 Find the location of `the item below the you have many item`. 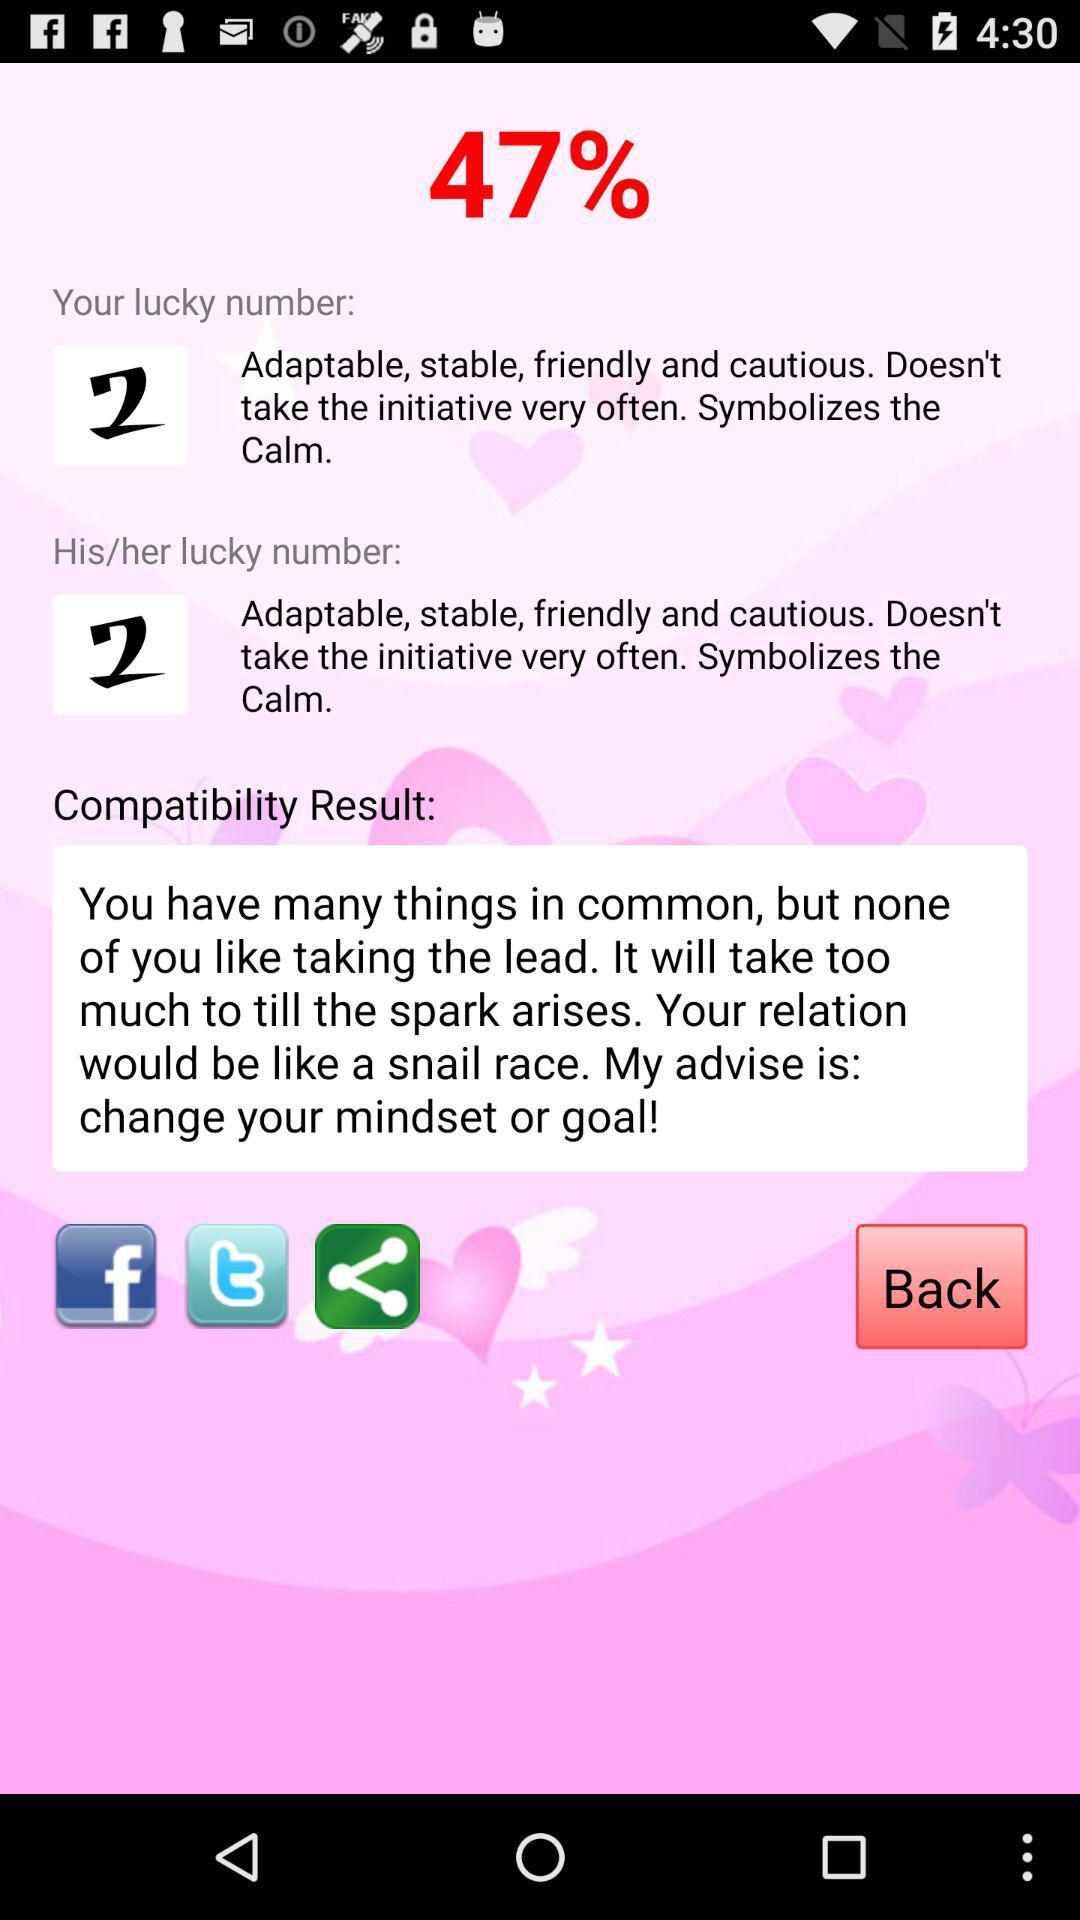

the item below the you have many item is located at coordinates (235, 1275).